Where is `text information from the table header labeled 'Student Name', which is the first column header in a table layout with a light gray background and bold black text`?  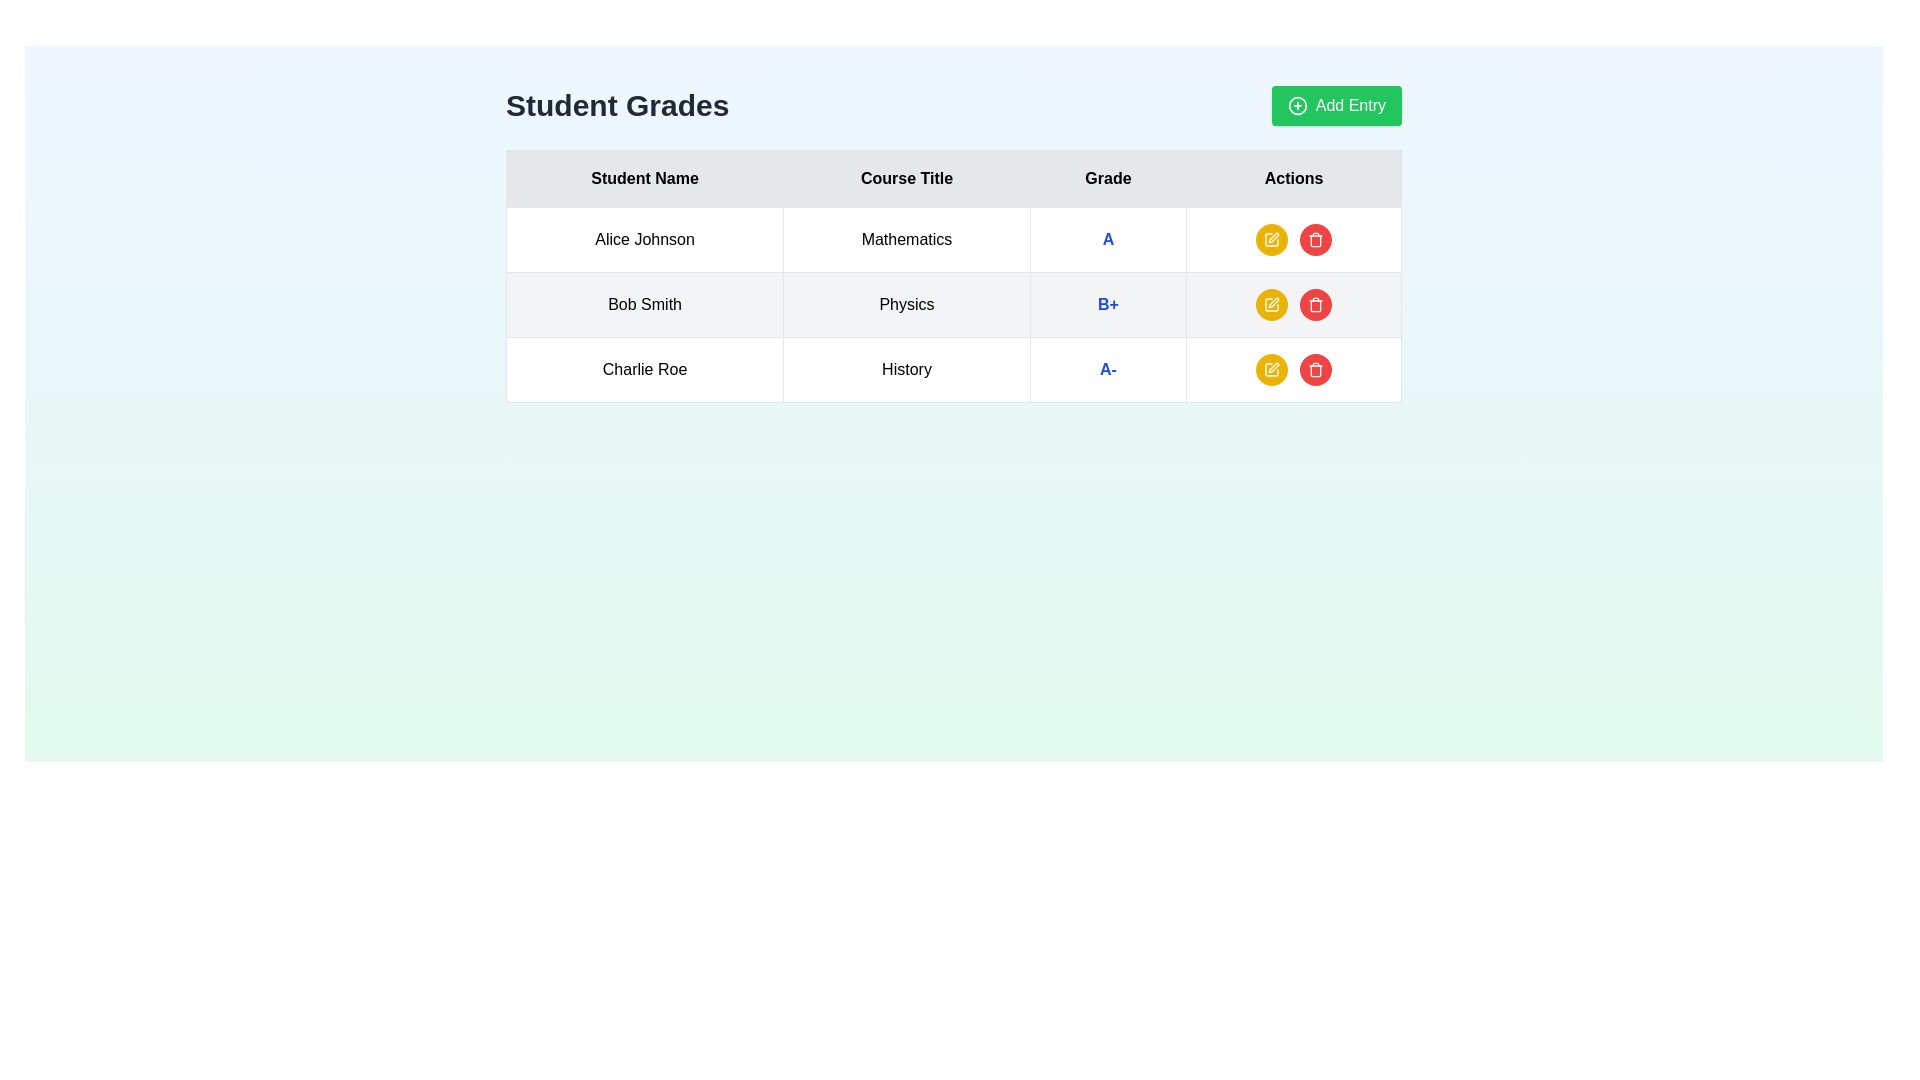
text information from the table header labeled 'Student Name', which is the first column header in a table layout with a light gray background and bold black text is located at coordinates (645, 177).